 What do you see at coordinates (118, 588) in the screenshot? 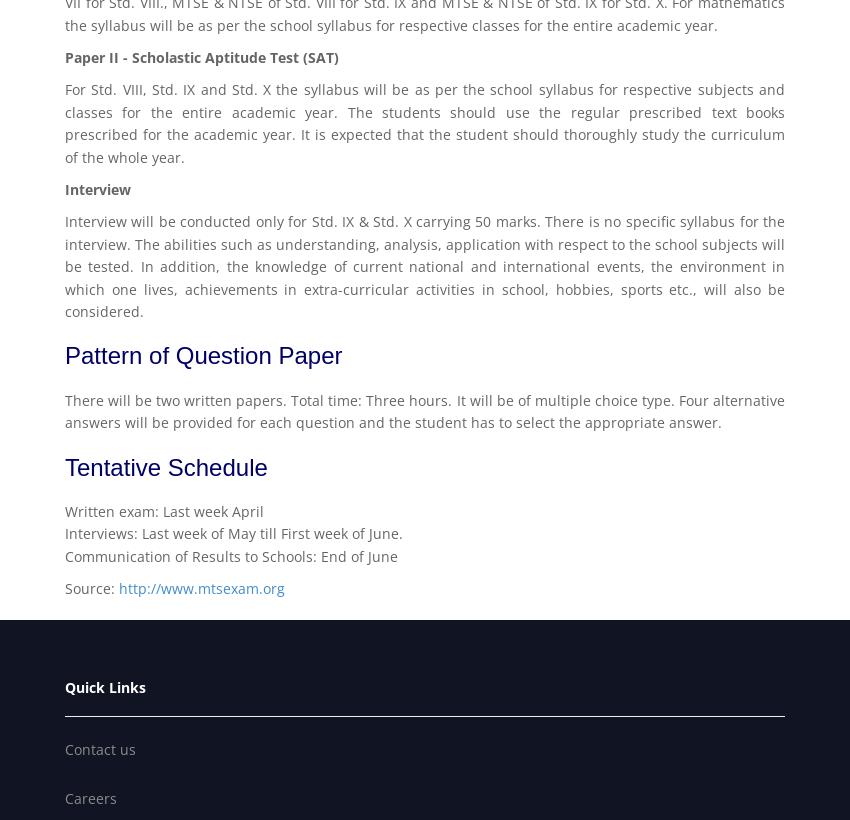
I see `'http://www.mtsexam.org'` at bounding box center [118, 588].